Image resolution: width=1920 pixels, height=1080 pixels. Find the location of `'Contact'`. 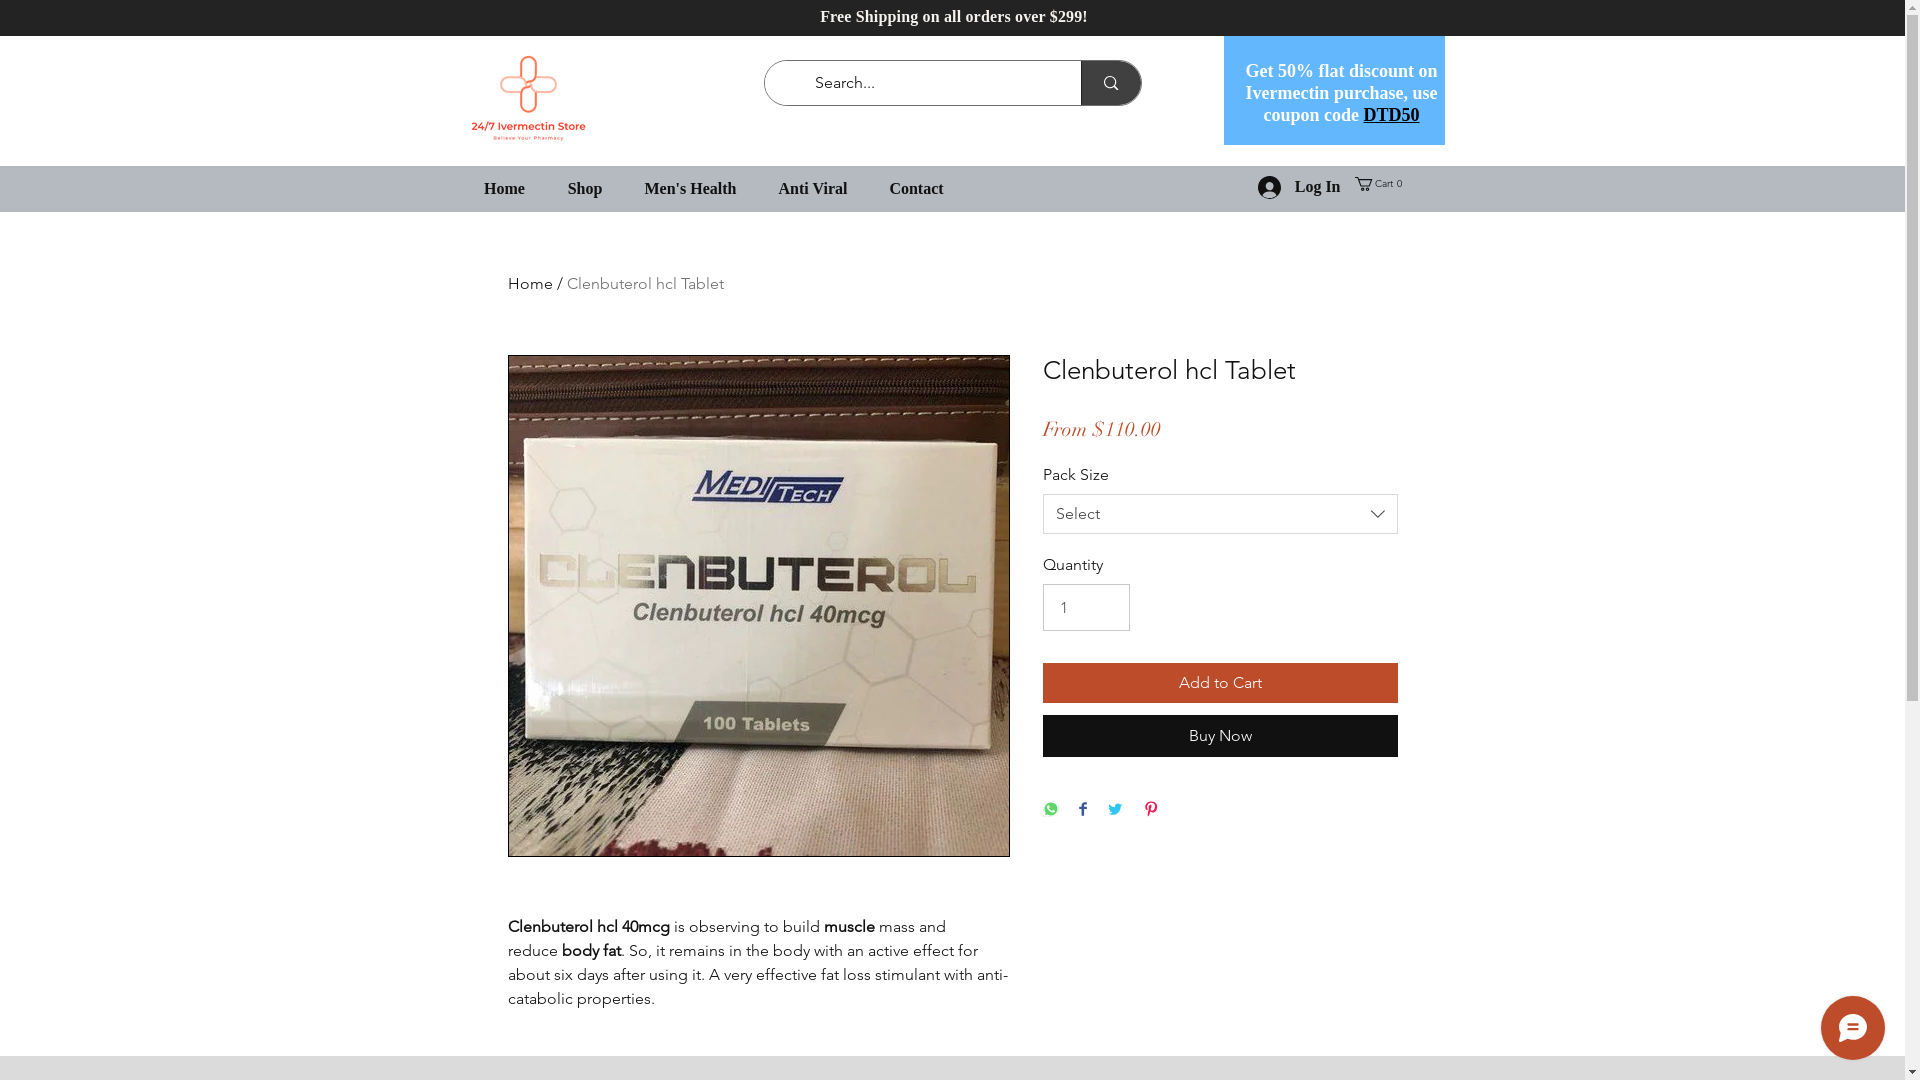

'Contact' is located at coordinates (915, 188).